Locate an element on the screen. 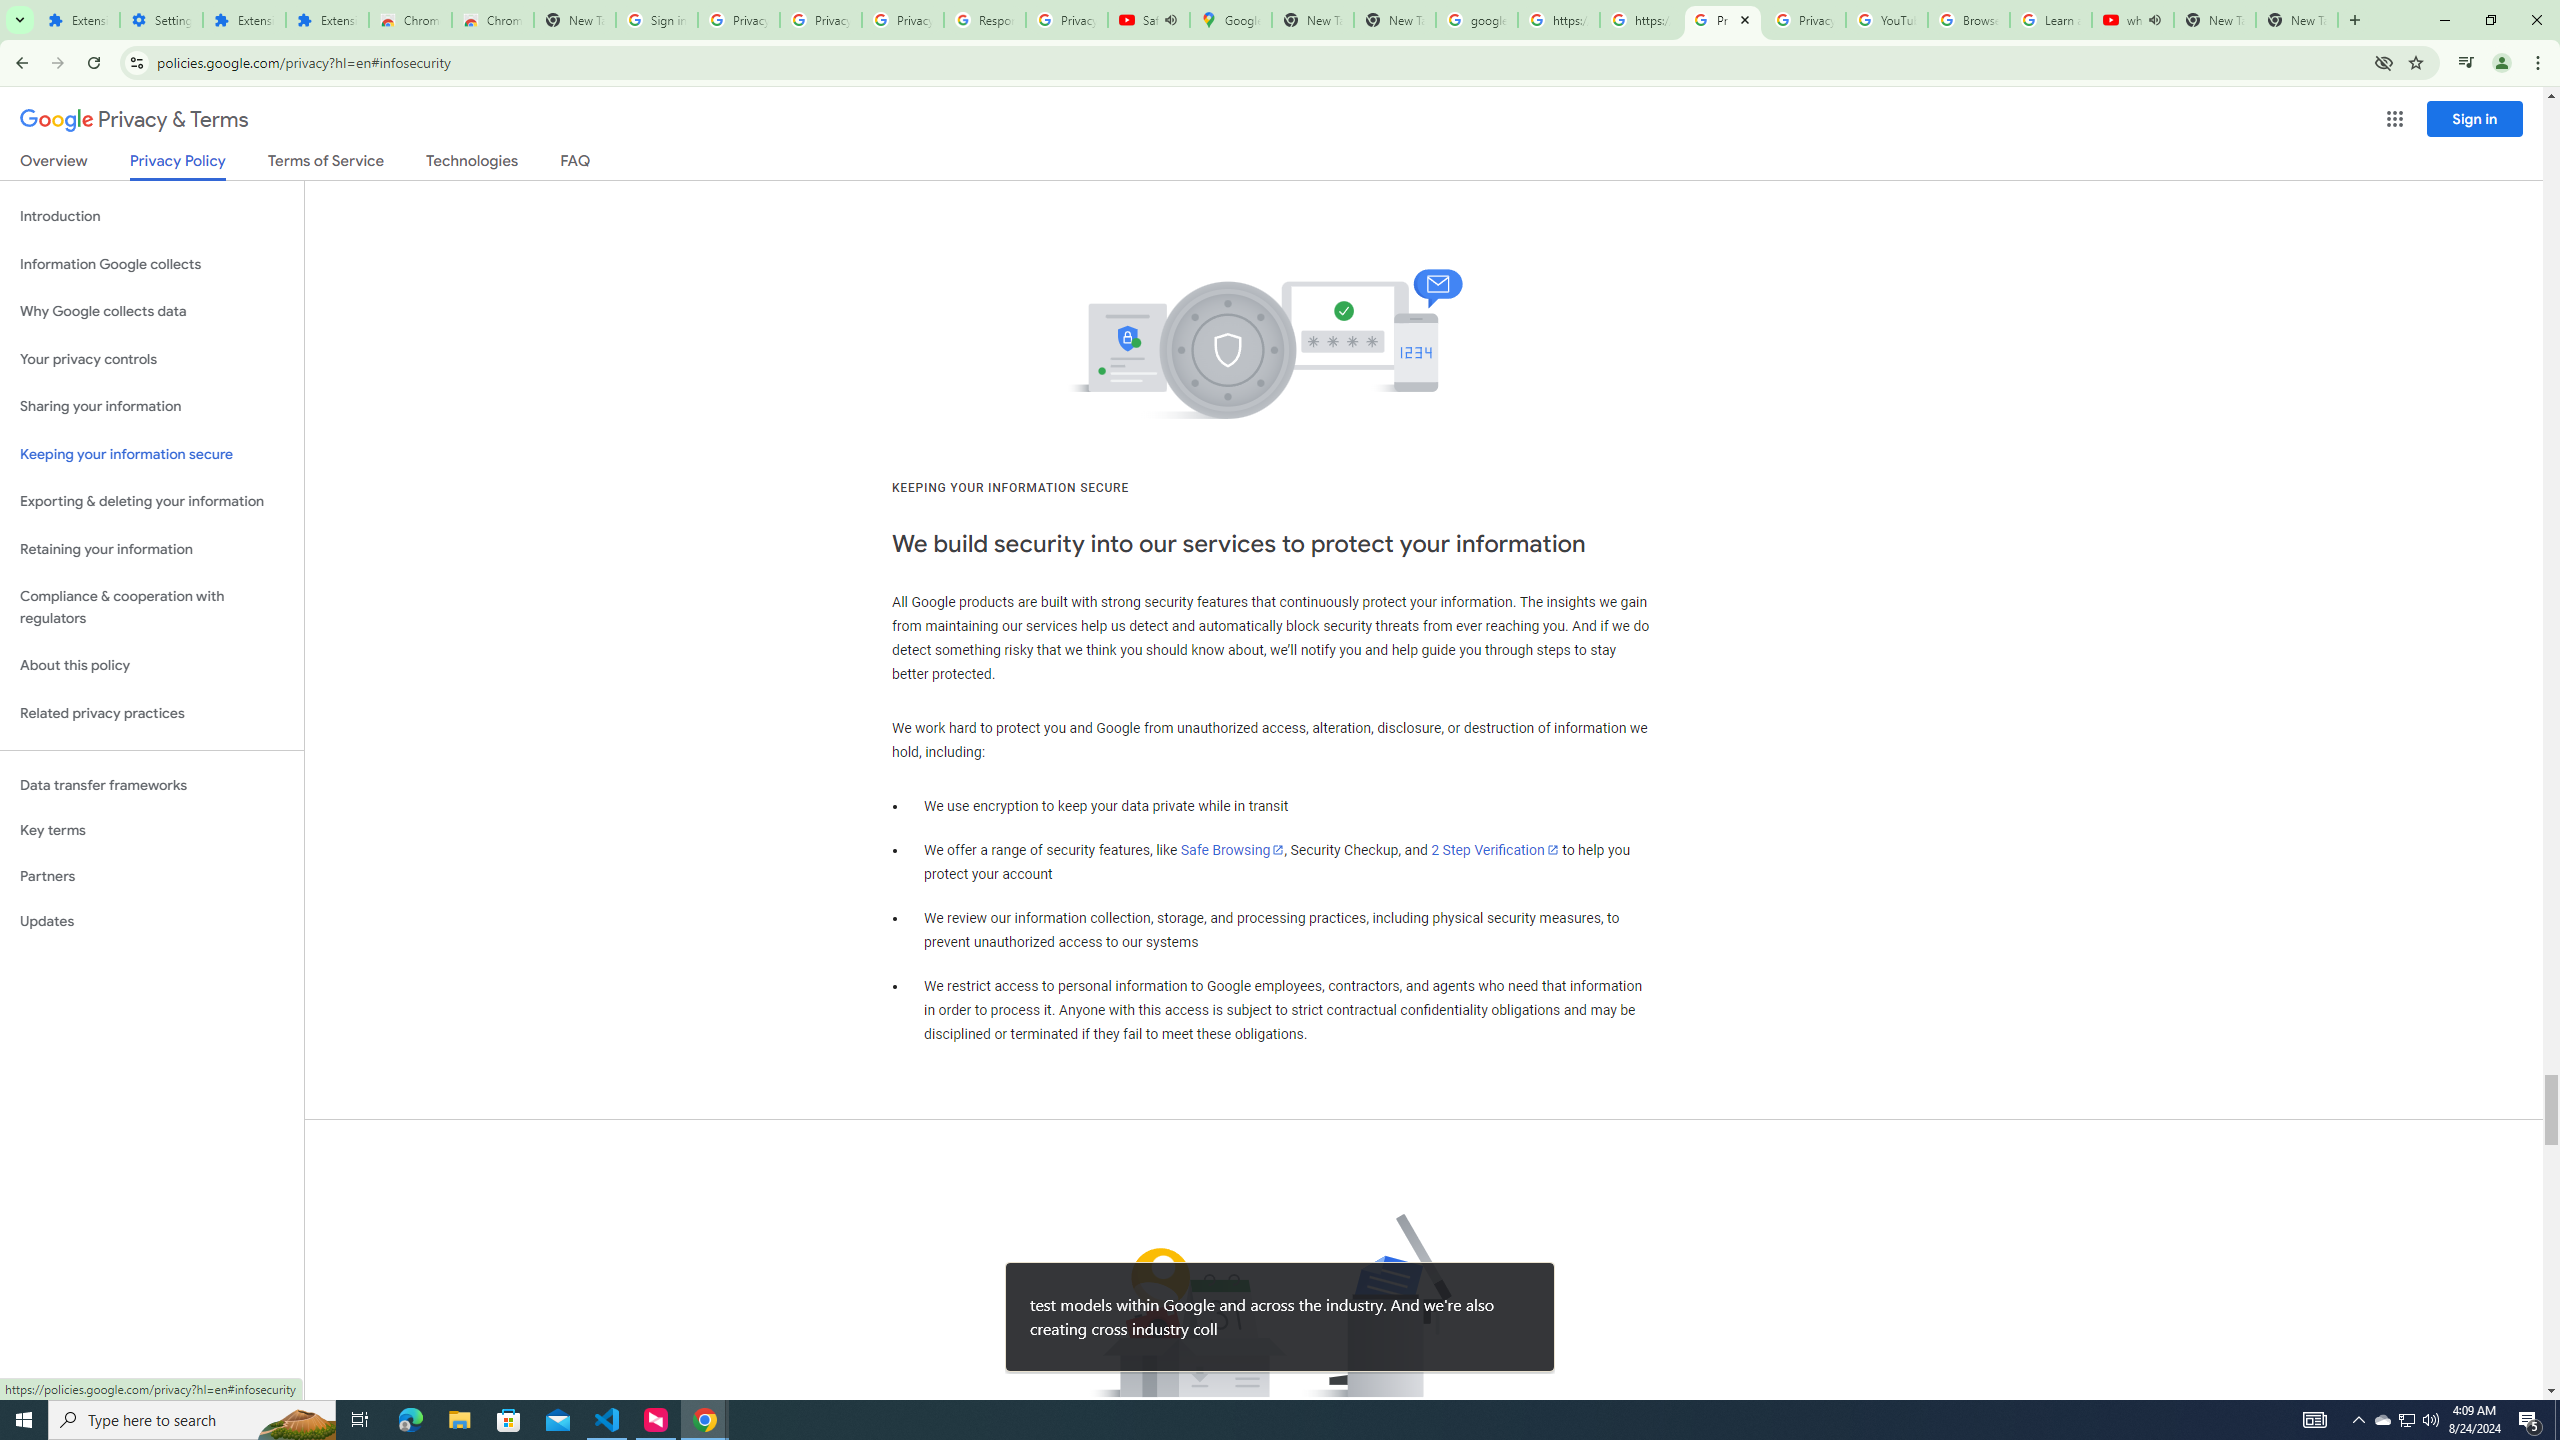  'Your privacy controls' is located at coordinates (151, 360).